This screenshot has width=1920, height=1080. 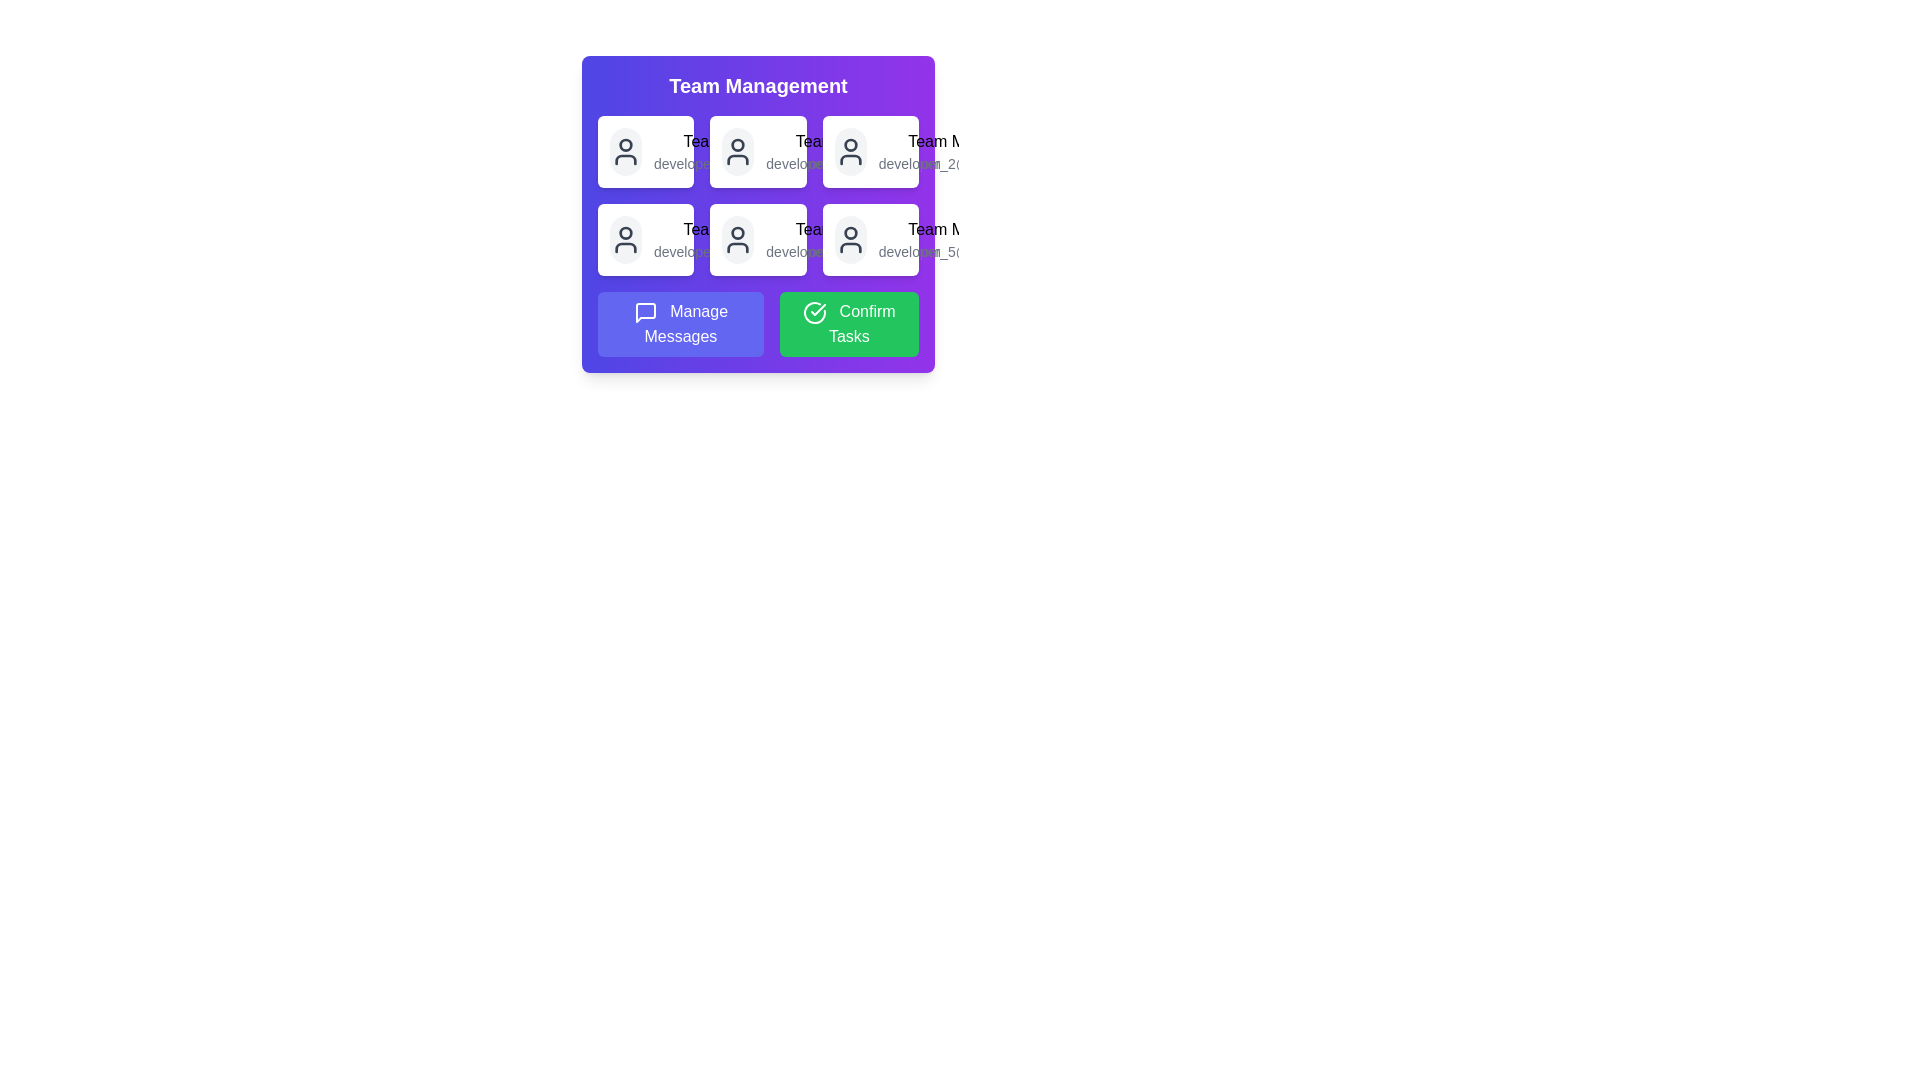 I want to click on the user icon, so click(x=624, y=150).